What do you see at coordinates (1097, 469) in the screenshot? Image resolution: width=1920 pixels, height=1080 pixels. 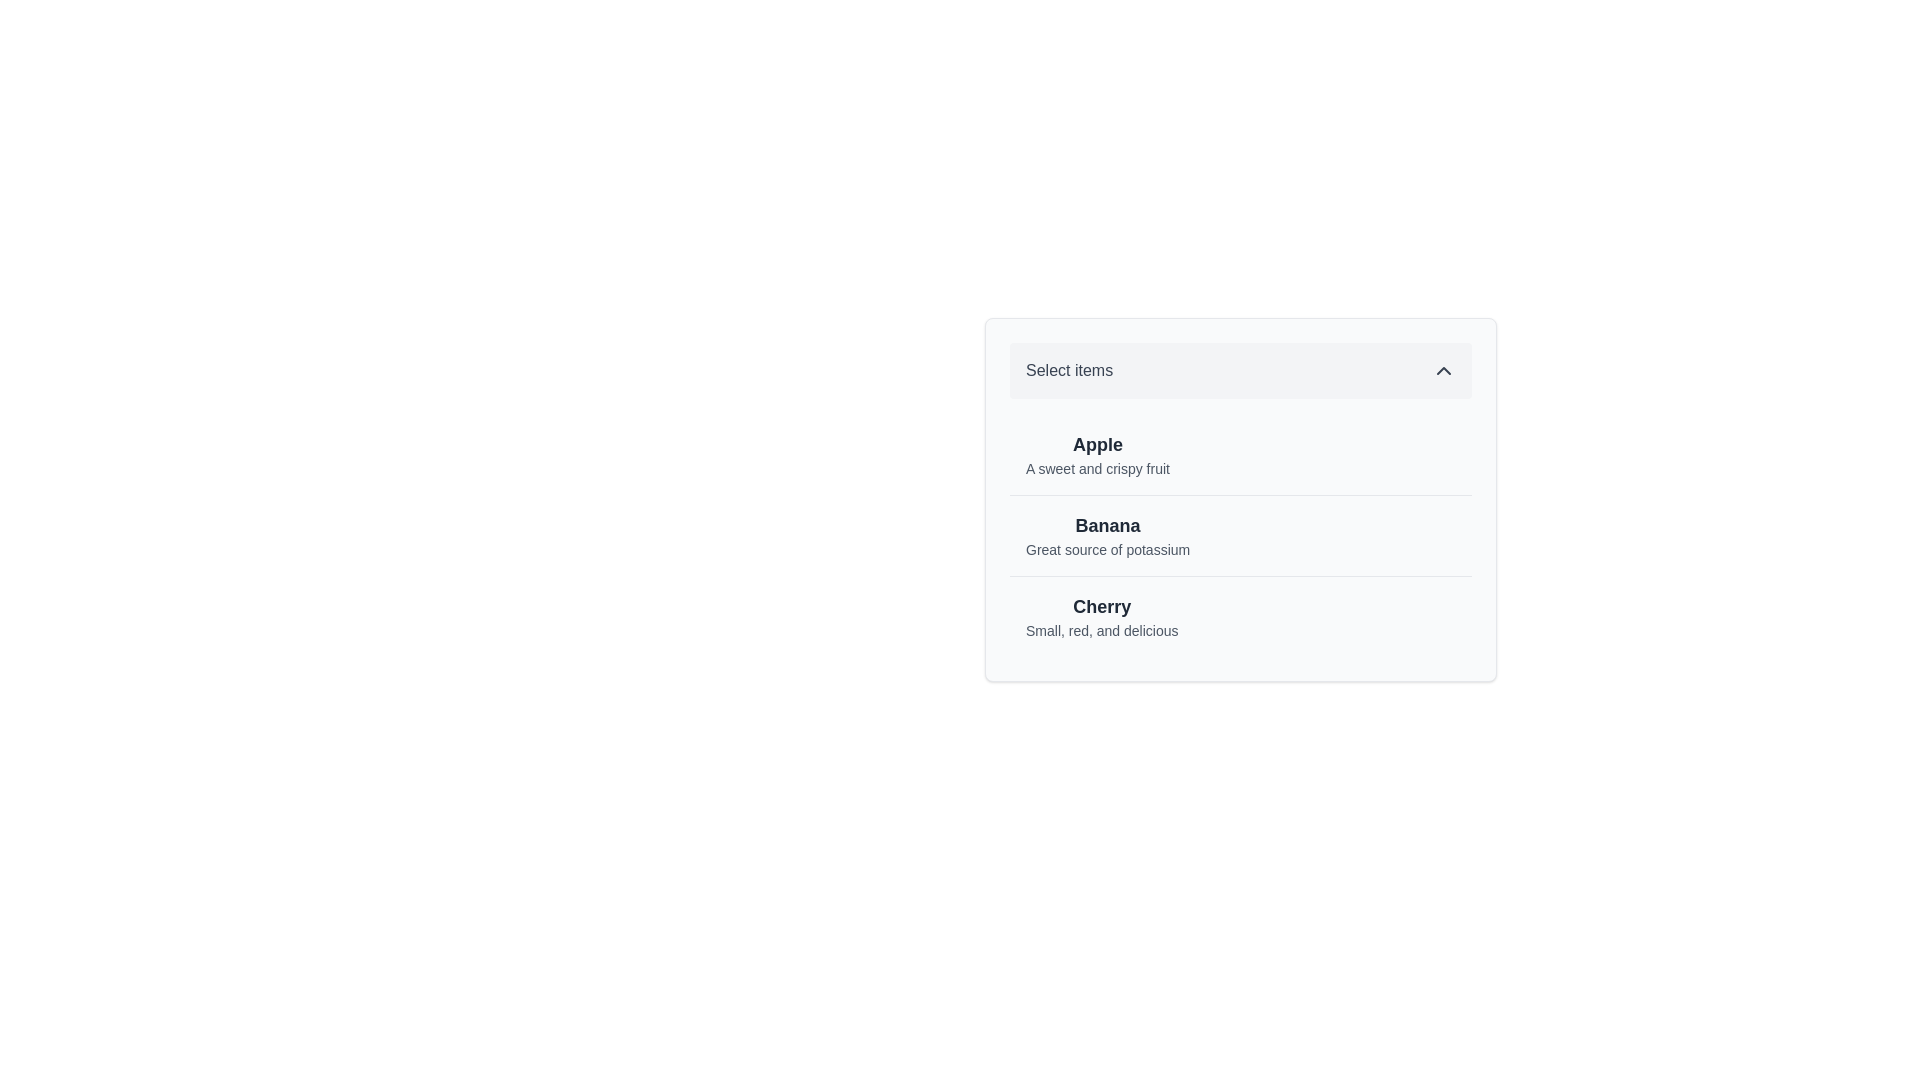 I see `the static text label that provides descriptive information for the item 'Apple', which is positioned below the text 'Apple'` at bounding box center [1097, 469].